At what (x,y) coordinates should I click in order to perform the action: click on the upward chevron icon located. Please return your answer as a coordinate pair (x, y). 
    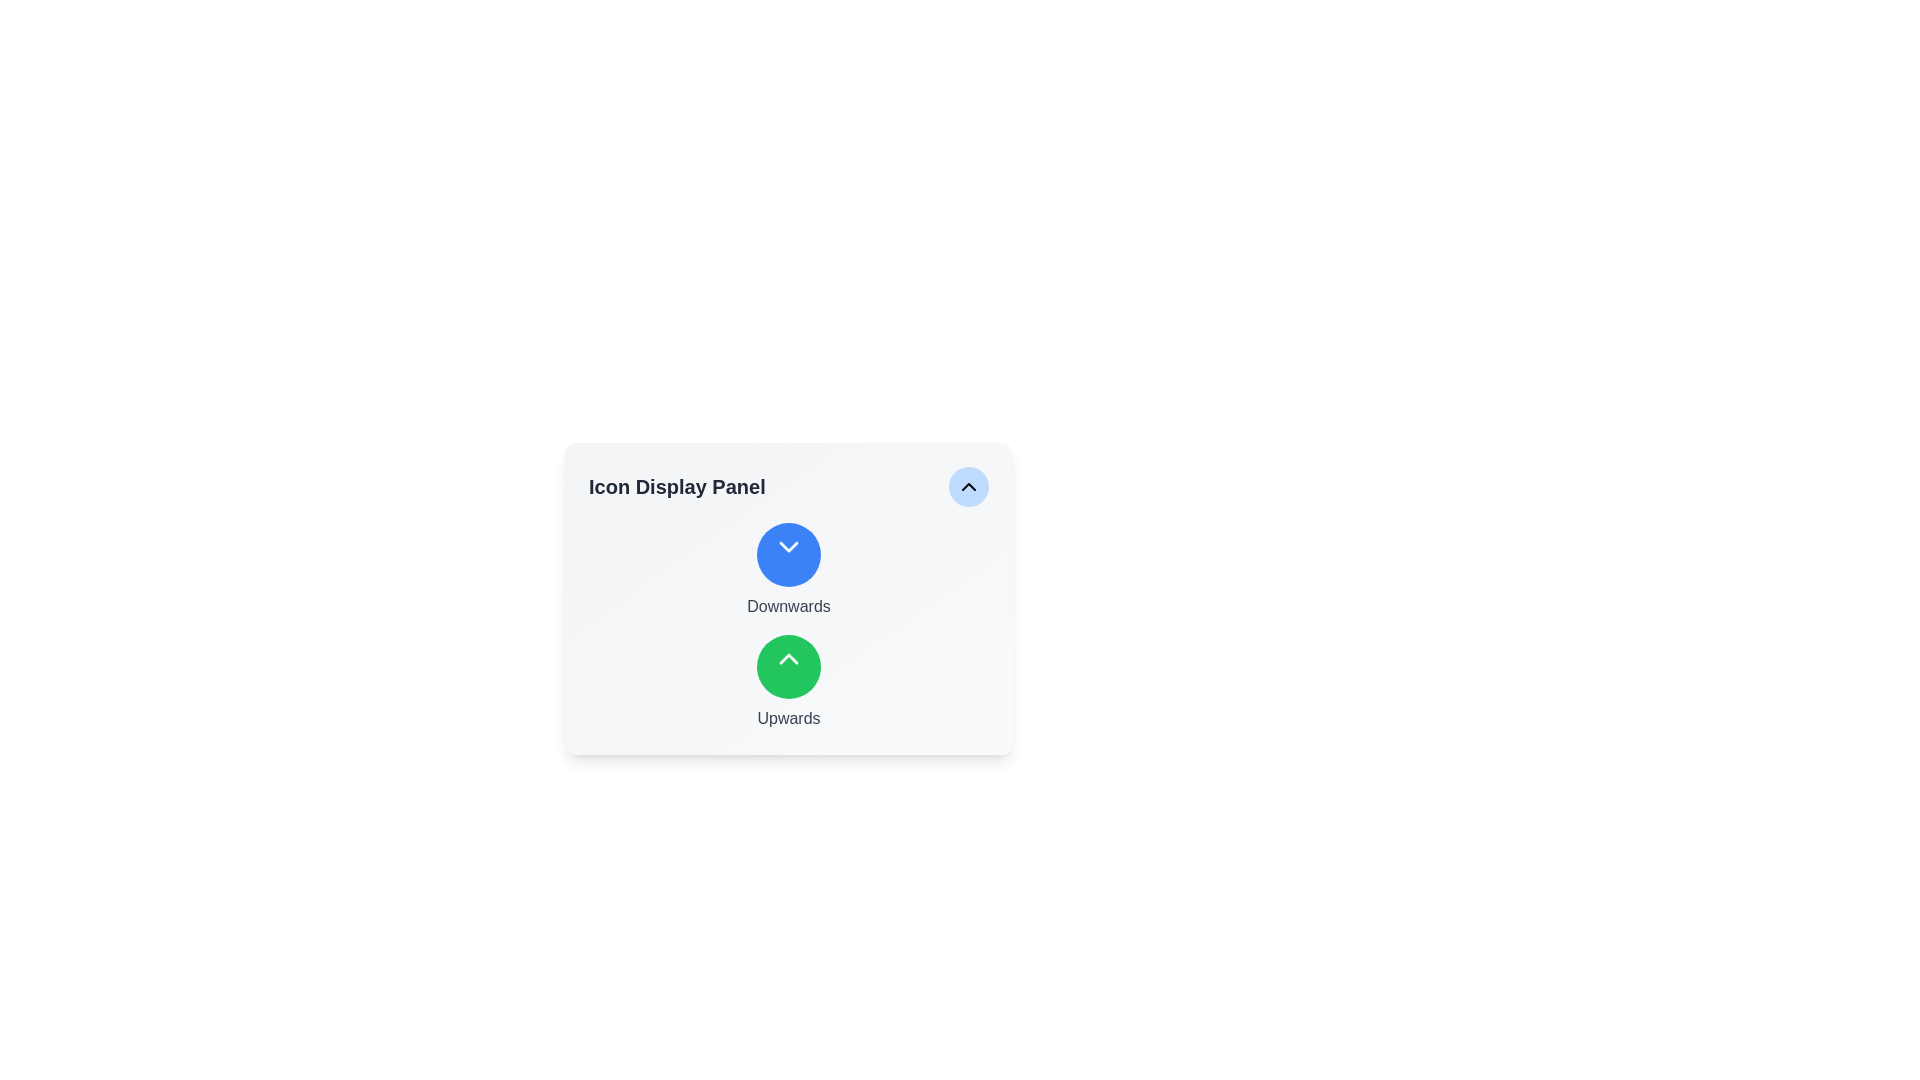
    Looking at the image, I should click on (969, 486).